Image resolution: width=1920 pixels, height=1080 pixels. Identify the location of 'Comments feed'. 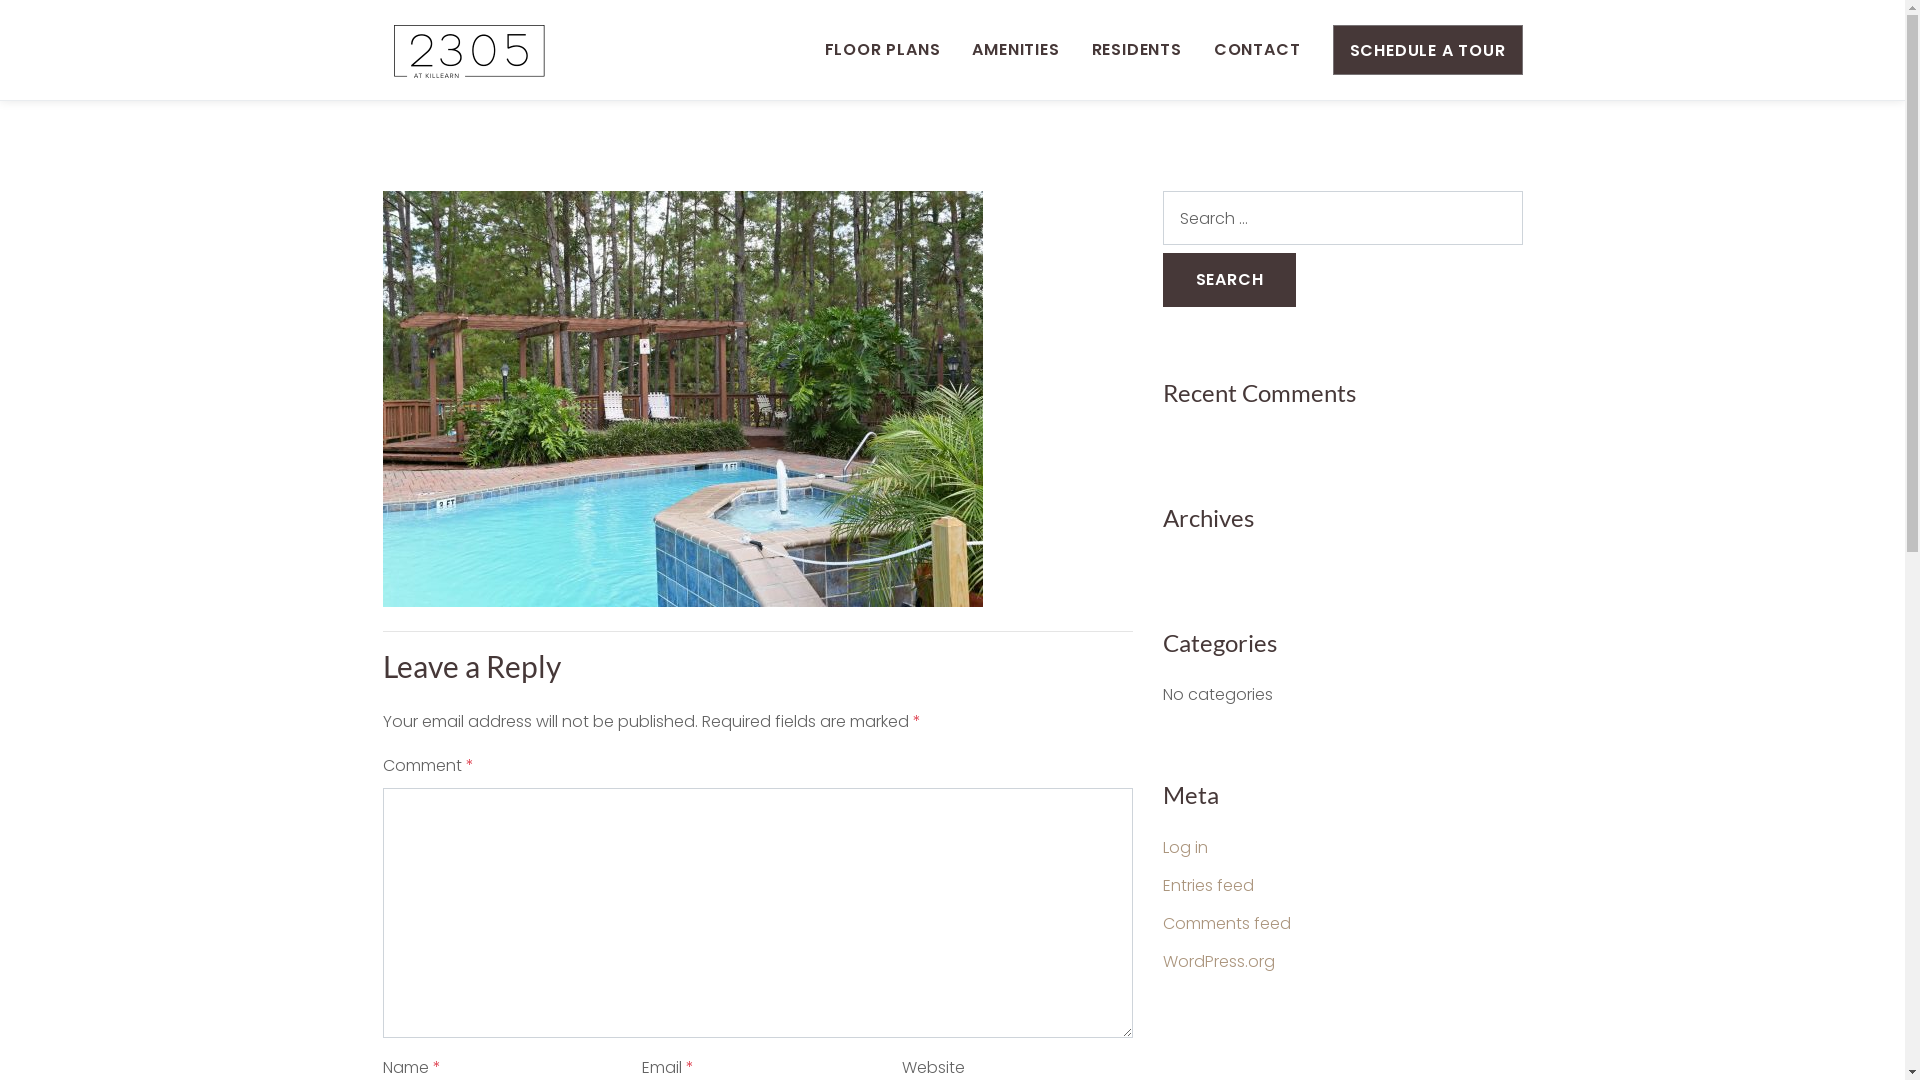
(1224, 923).